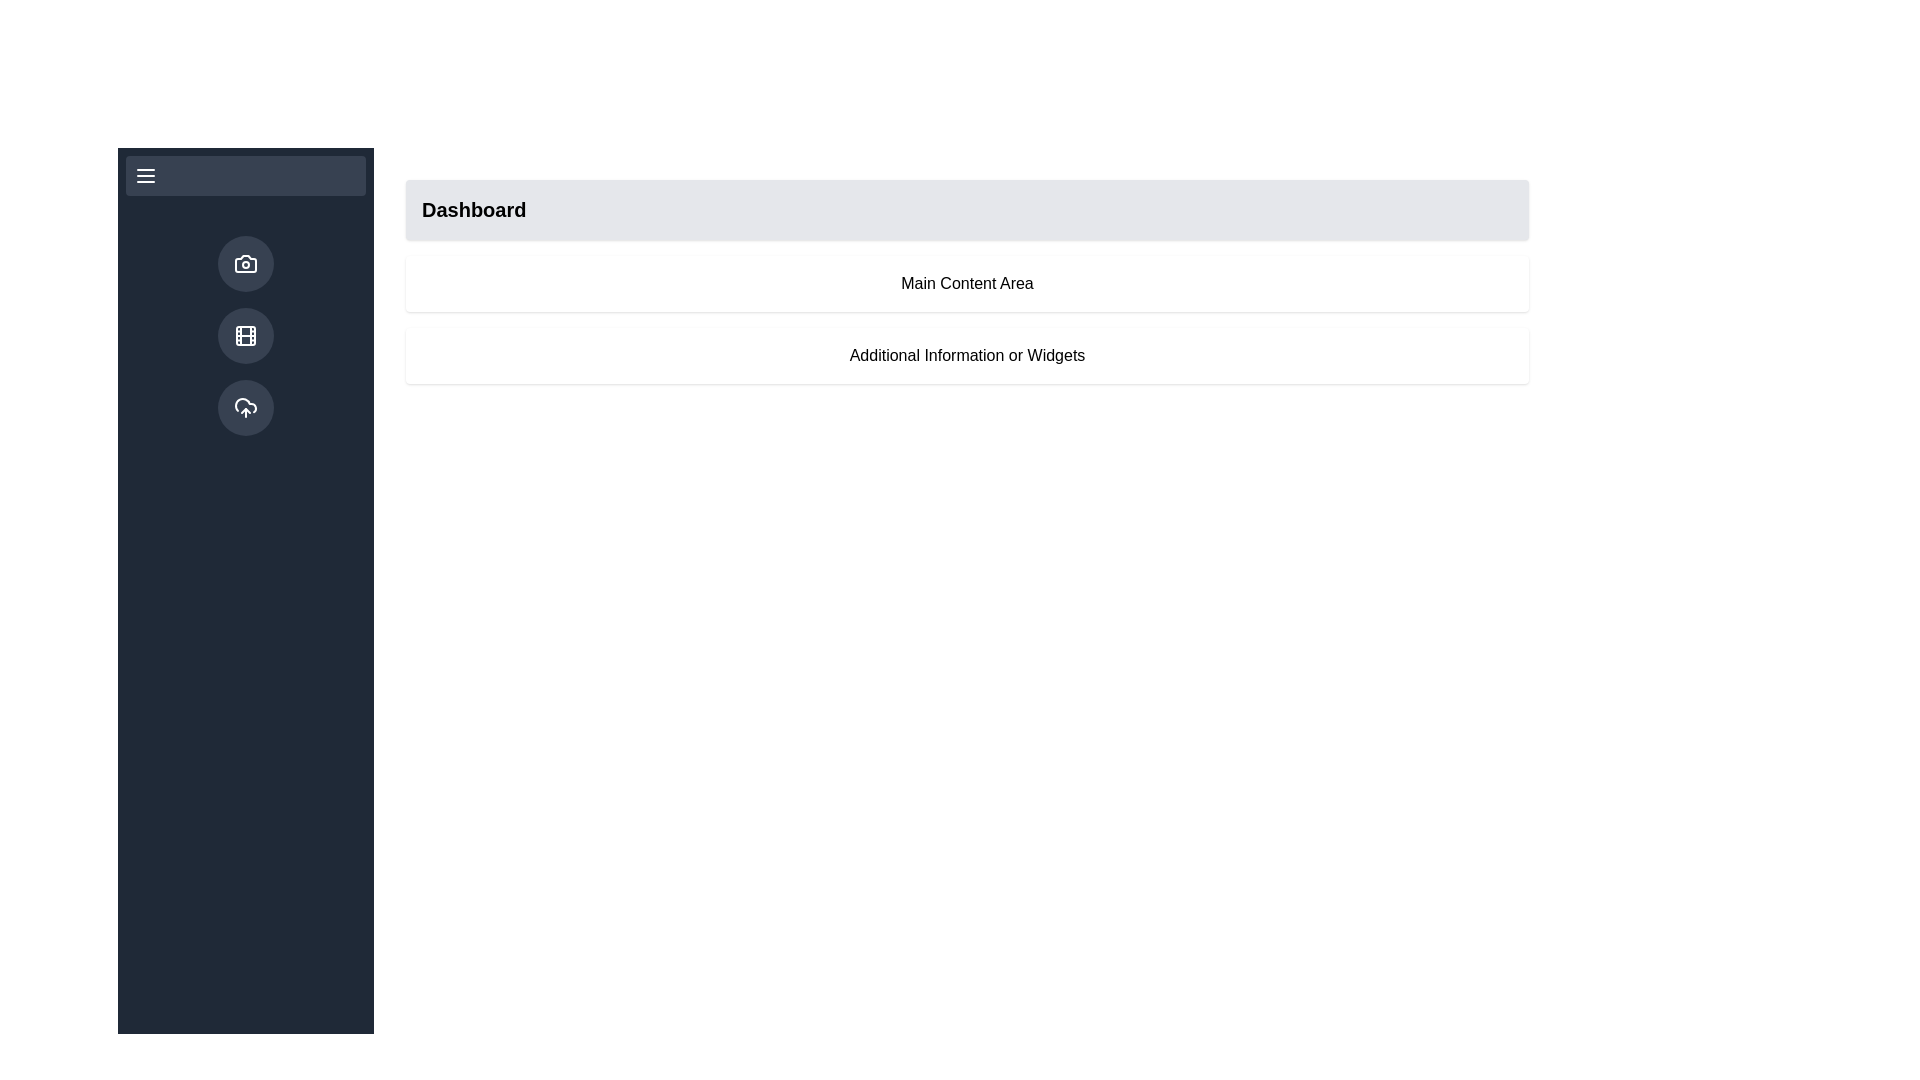 The height and width of the screenshot is (1080, 1920). I want to click on the film strip icon component located, so click(244, 334).